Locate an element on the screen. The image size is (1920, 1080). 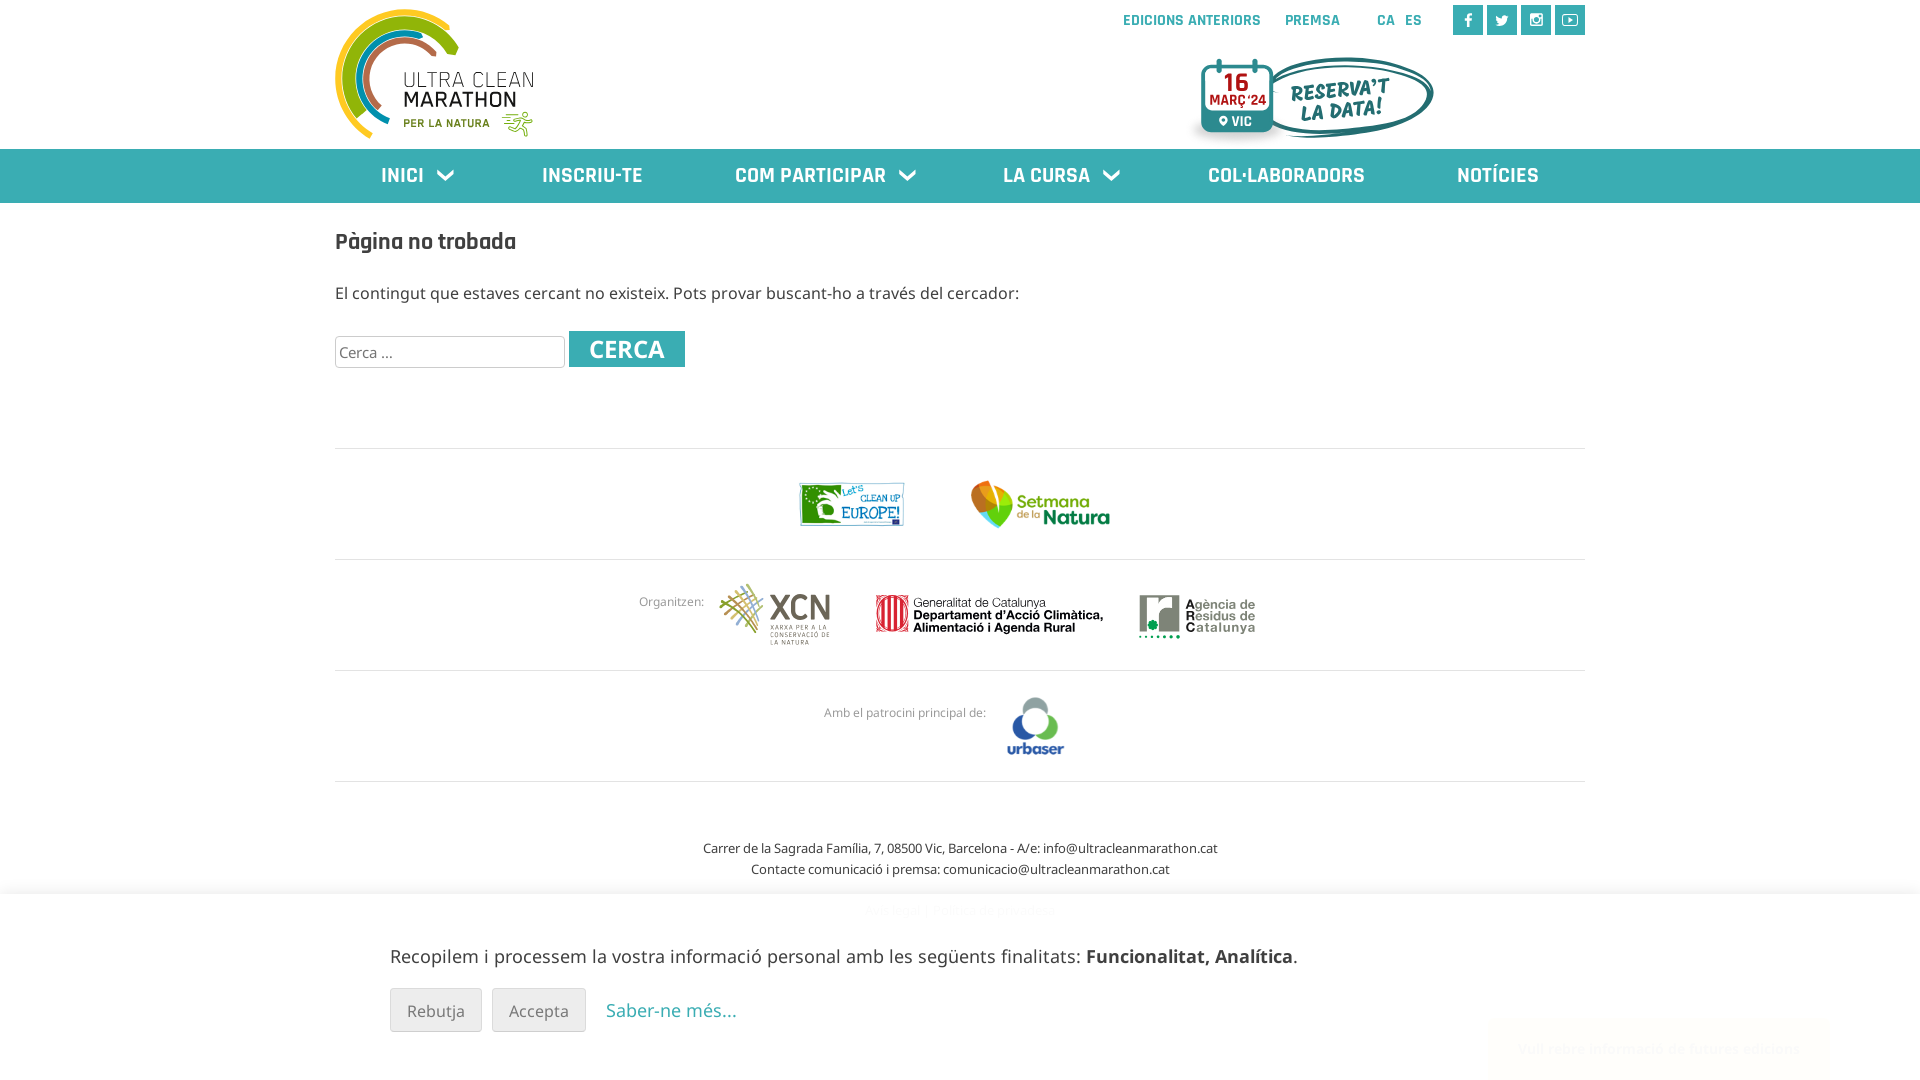
'Cerca' is located at coordinates (626, 347).